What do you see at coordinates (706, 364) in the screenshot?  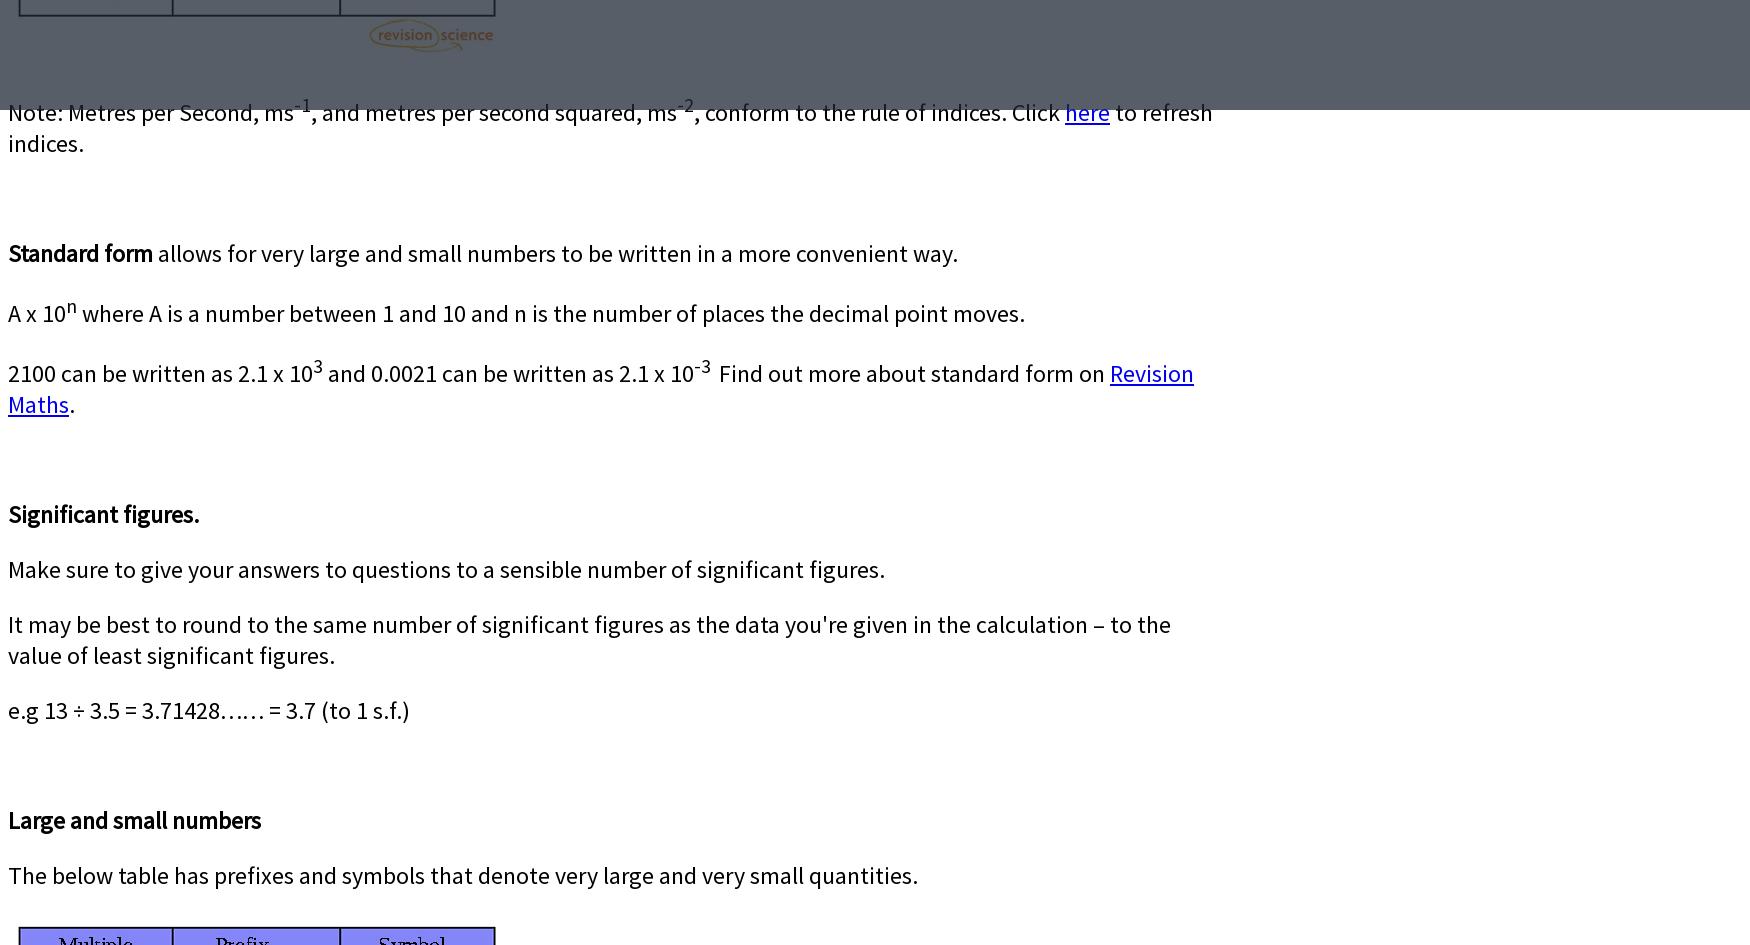 I see `'-3'` at bounding box center [706, 364].